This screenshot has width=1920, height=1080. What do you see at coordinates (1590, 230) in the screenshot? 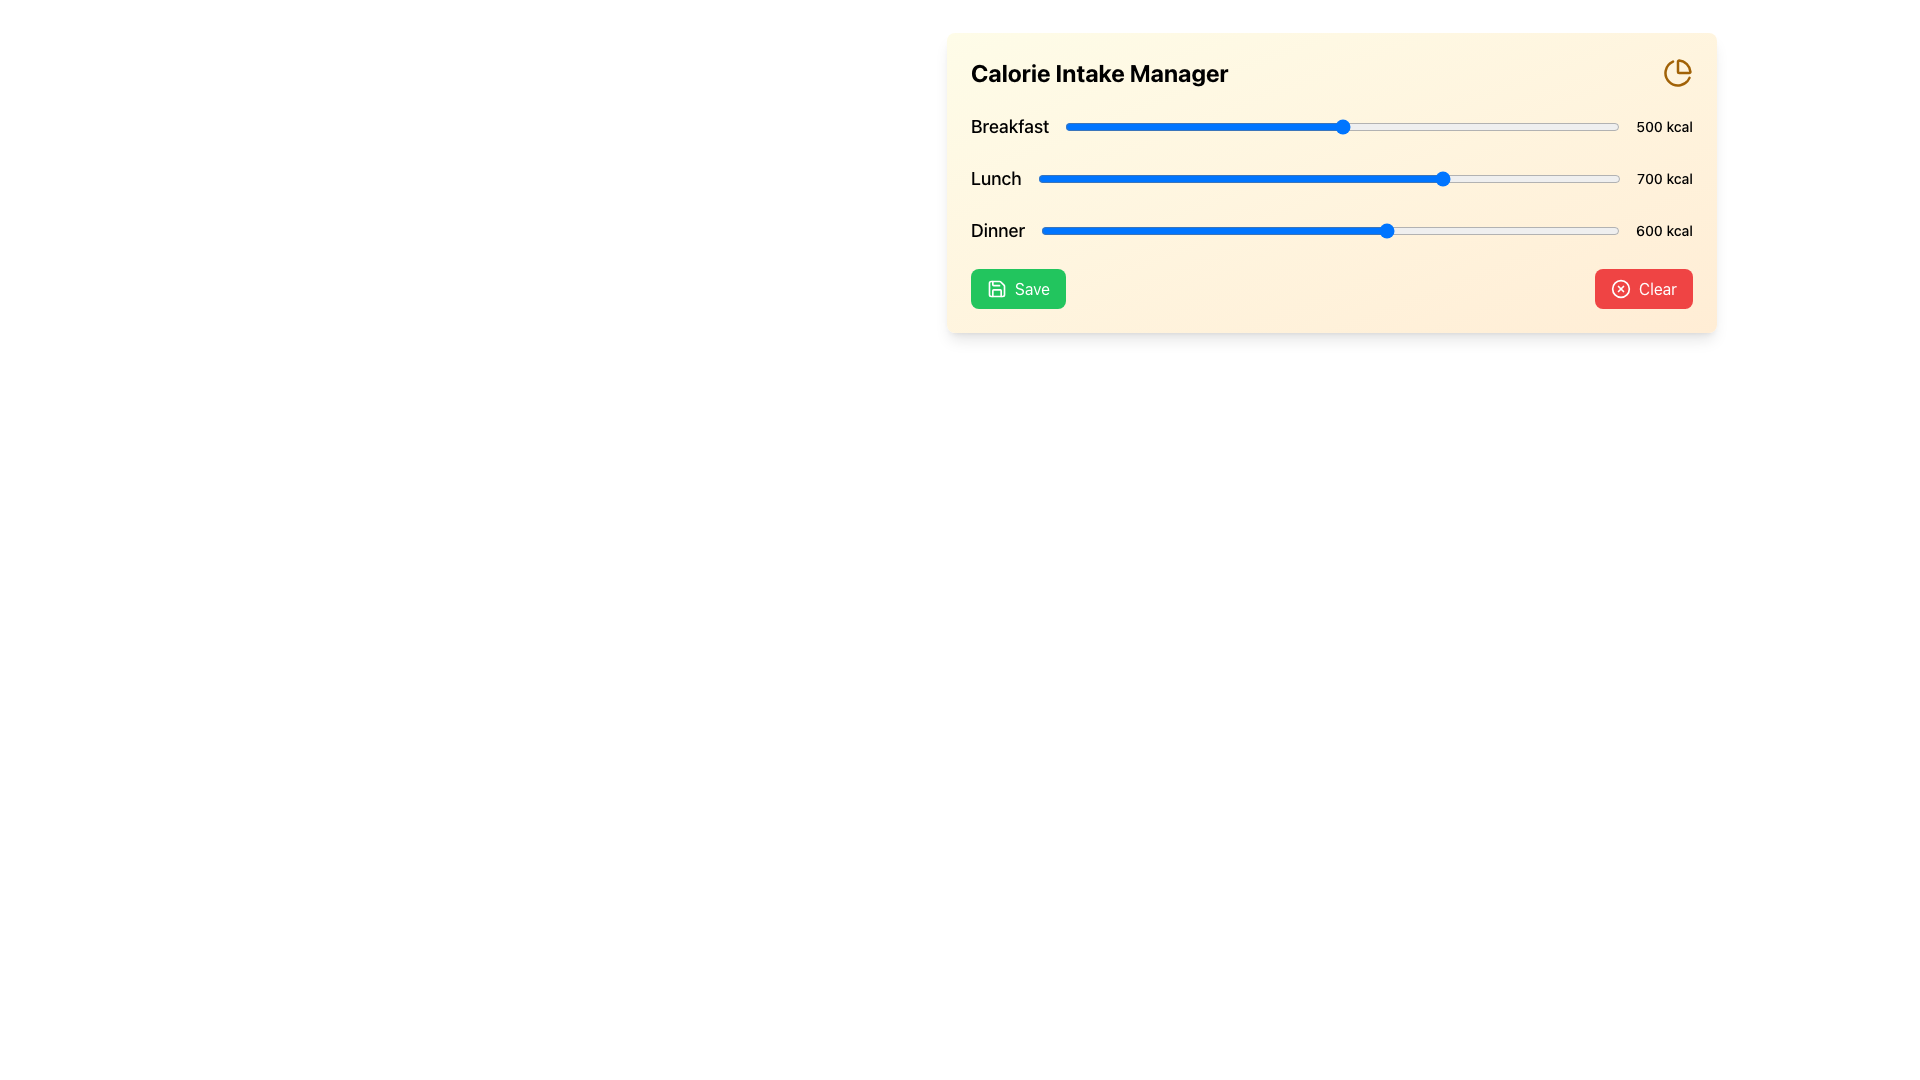
I see `the dinner calorie intake slider` at bounding box center [1590, 230].